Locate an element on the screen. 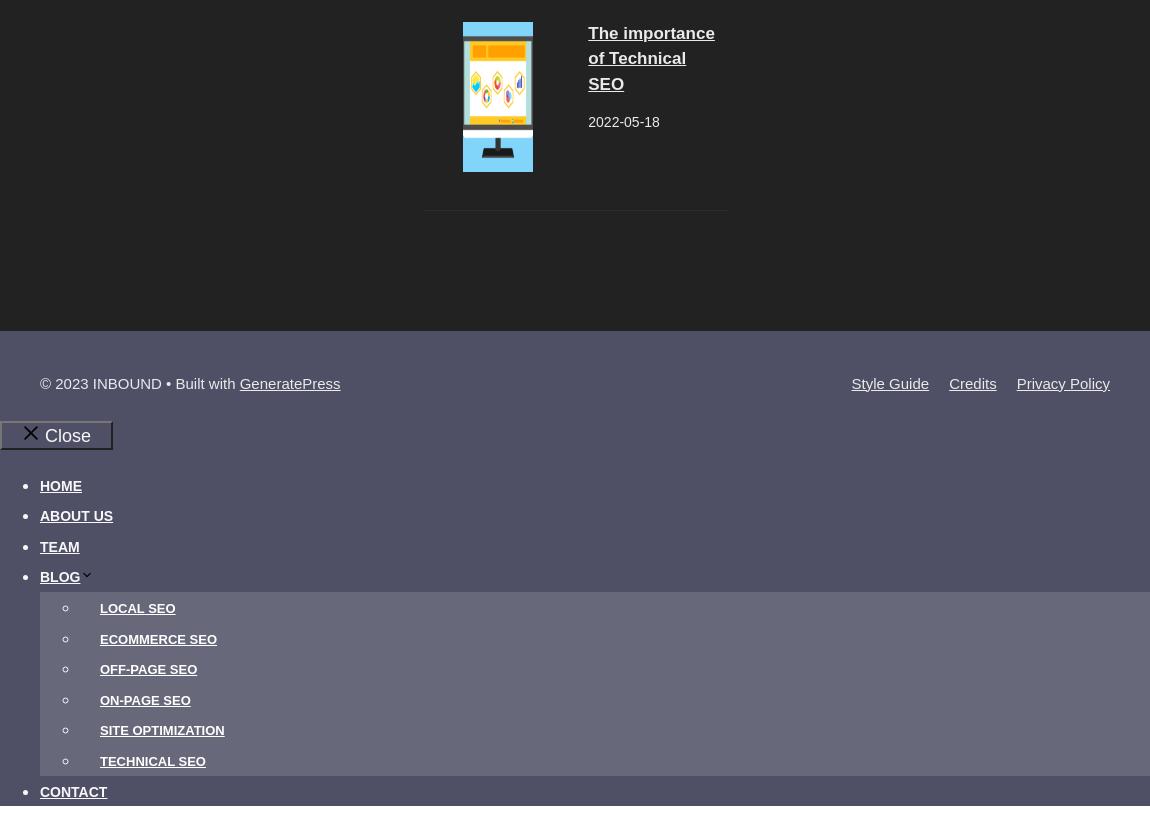  'Privacy policy' is located at coordinates (1062, 381).